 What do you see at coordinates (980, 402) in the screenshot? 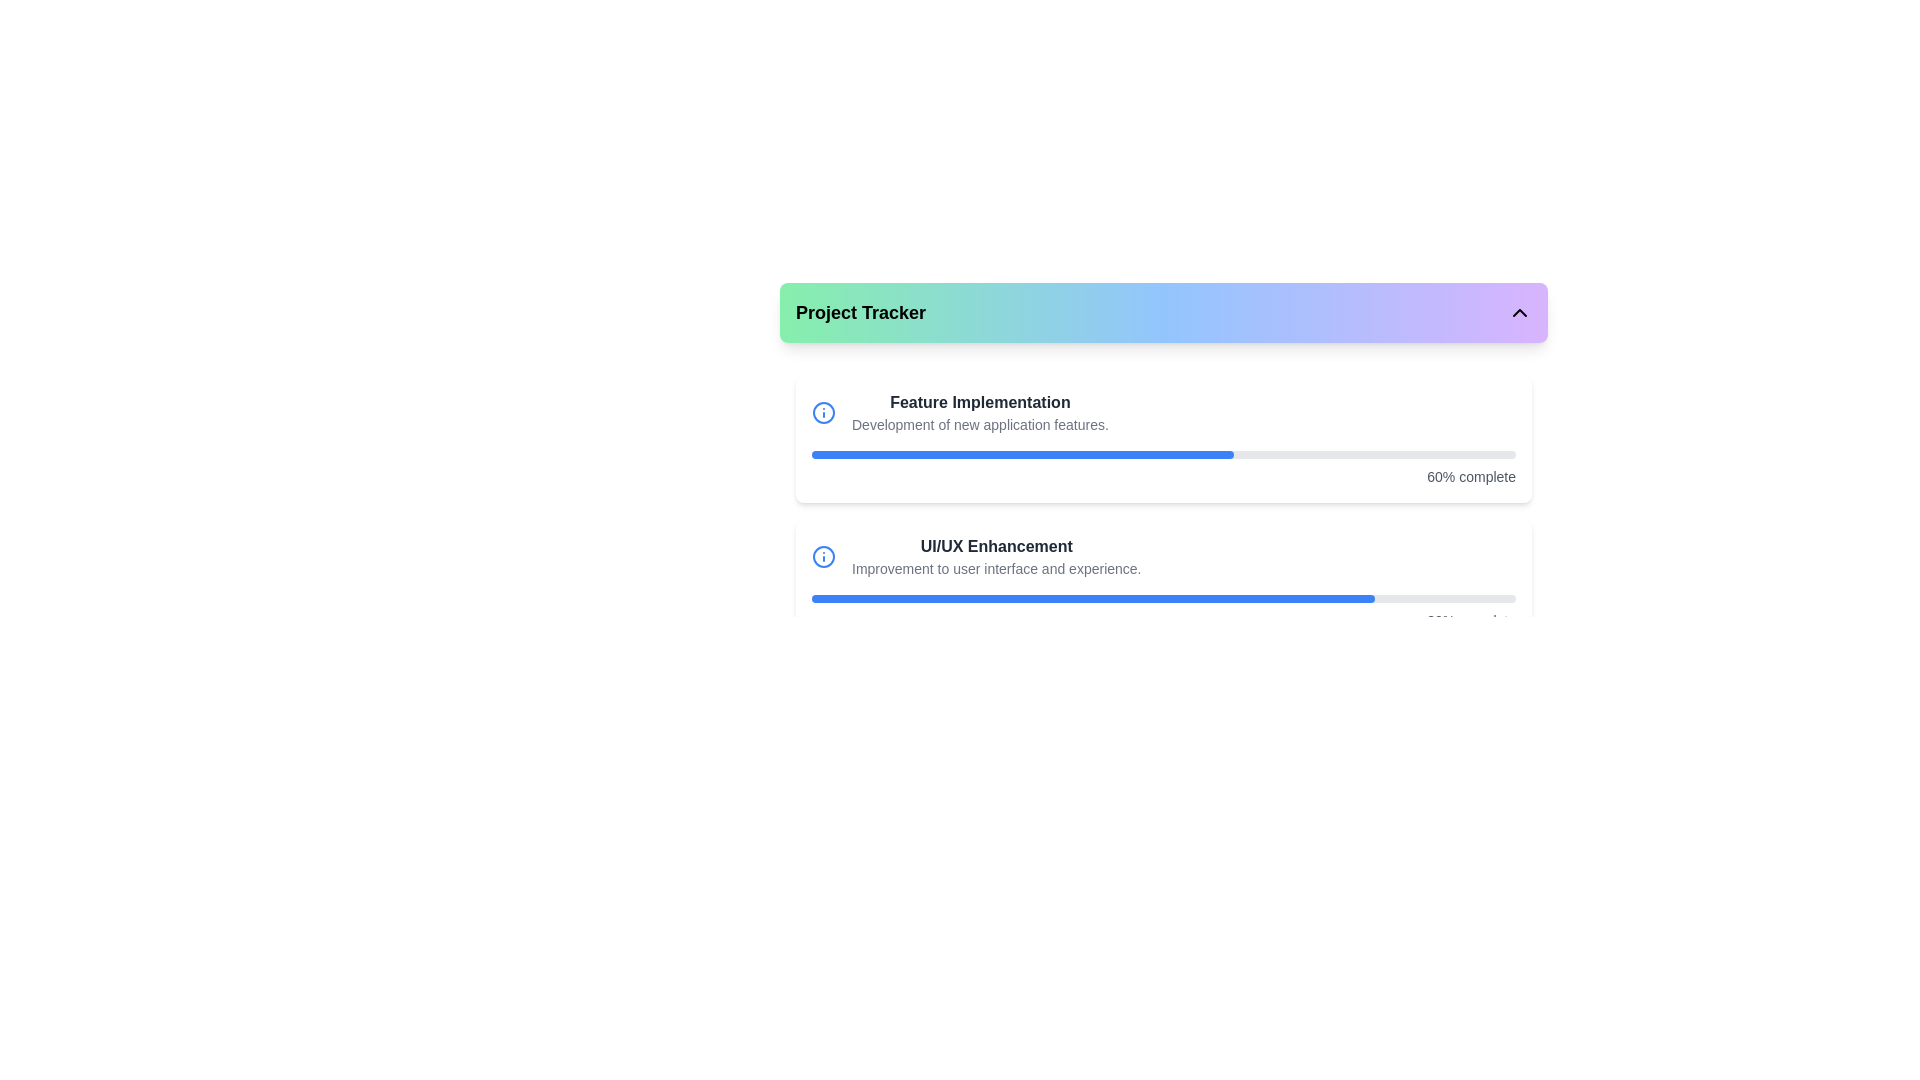
I see `the static text element that serves as a header for the feature implementation section, positioned above the descriptive text 'Development of new application features.'` at bounding box center [980, 402].